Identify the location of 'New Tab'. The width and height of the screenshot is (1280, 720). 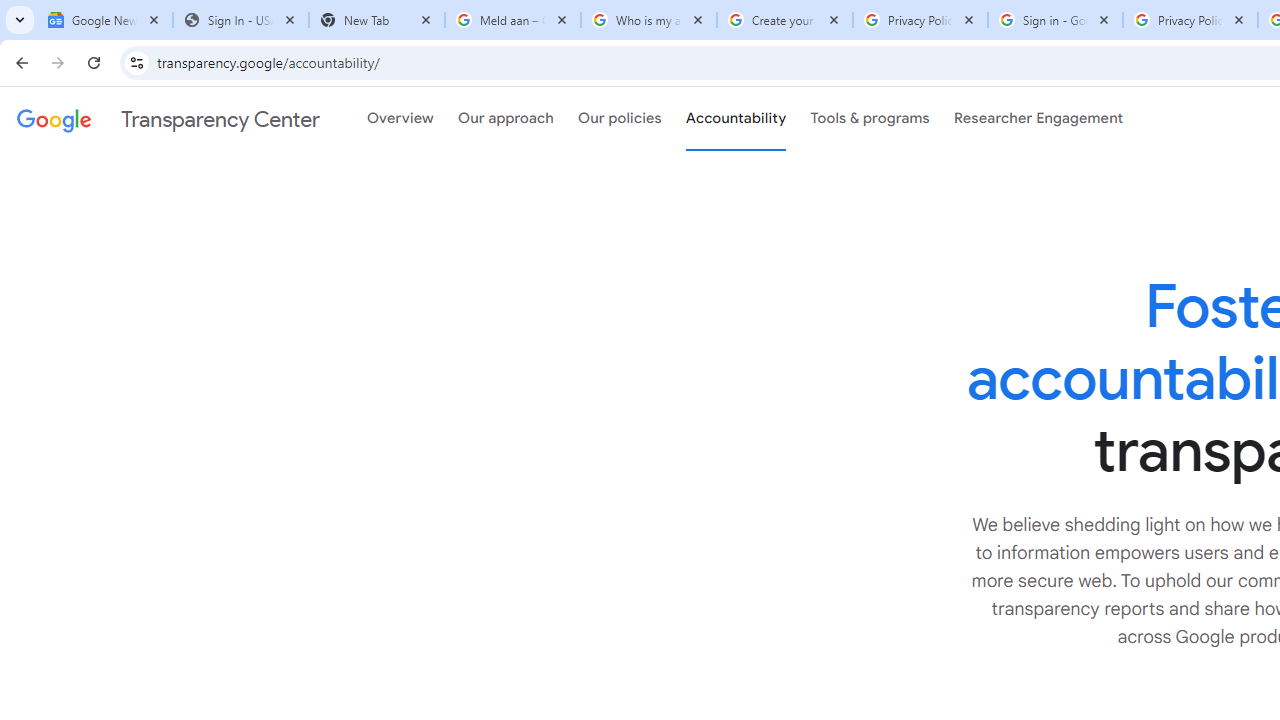
(376, 20).